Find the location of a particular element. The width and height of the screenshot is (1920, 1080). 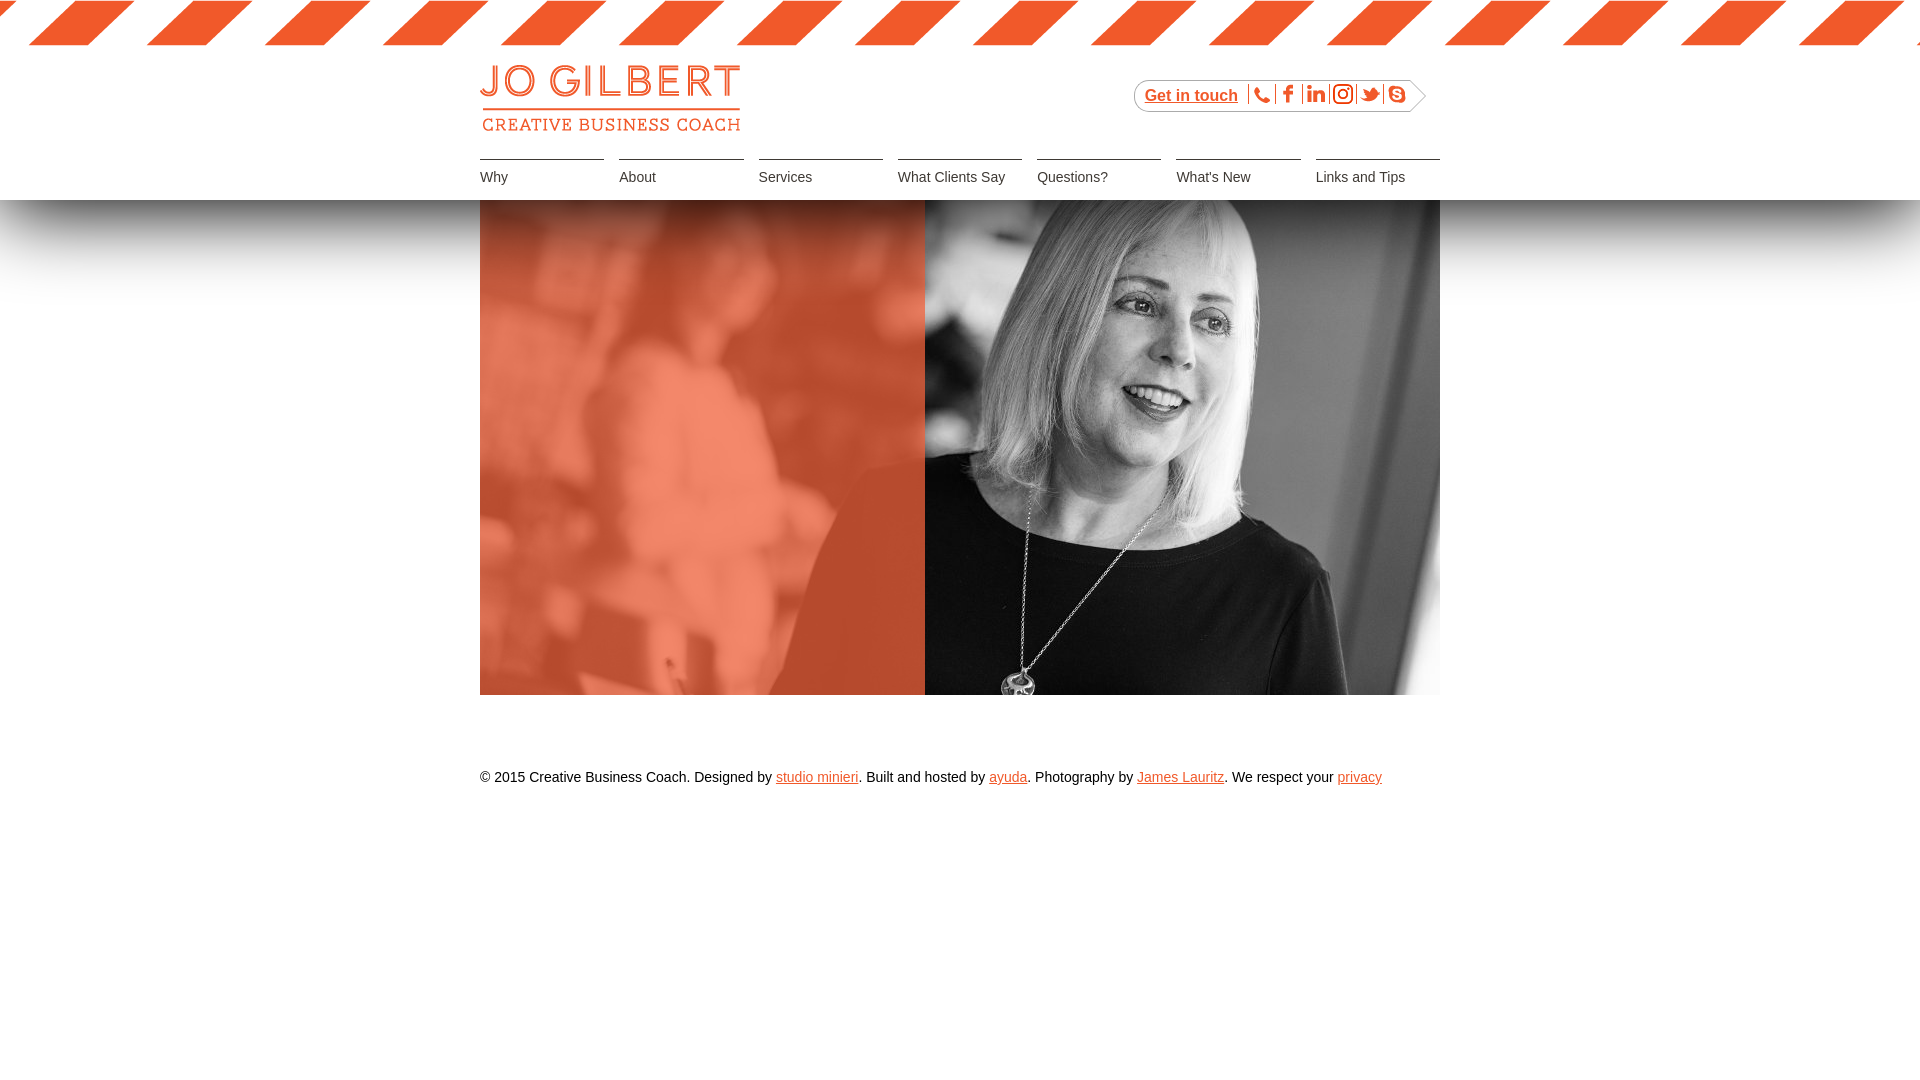

'What's New' is located at coordinates (1176, 195).